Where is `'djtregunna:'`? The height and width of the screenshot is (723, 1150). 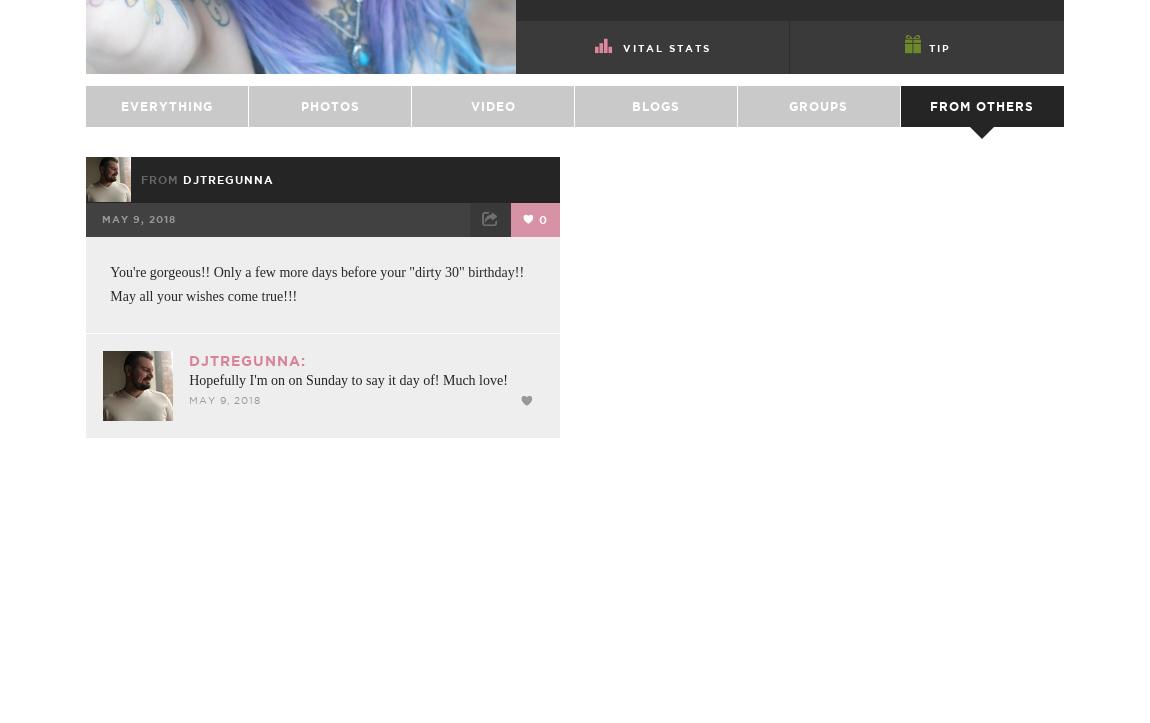 'djtregunna:' is located at coordinates (246, 409).